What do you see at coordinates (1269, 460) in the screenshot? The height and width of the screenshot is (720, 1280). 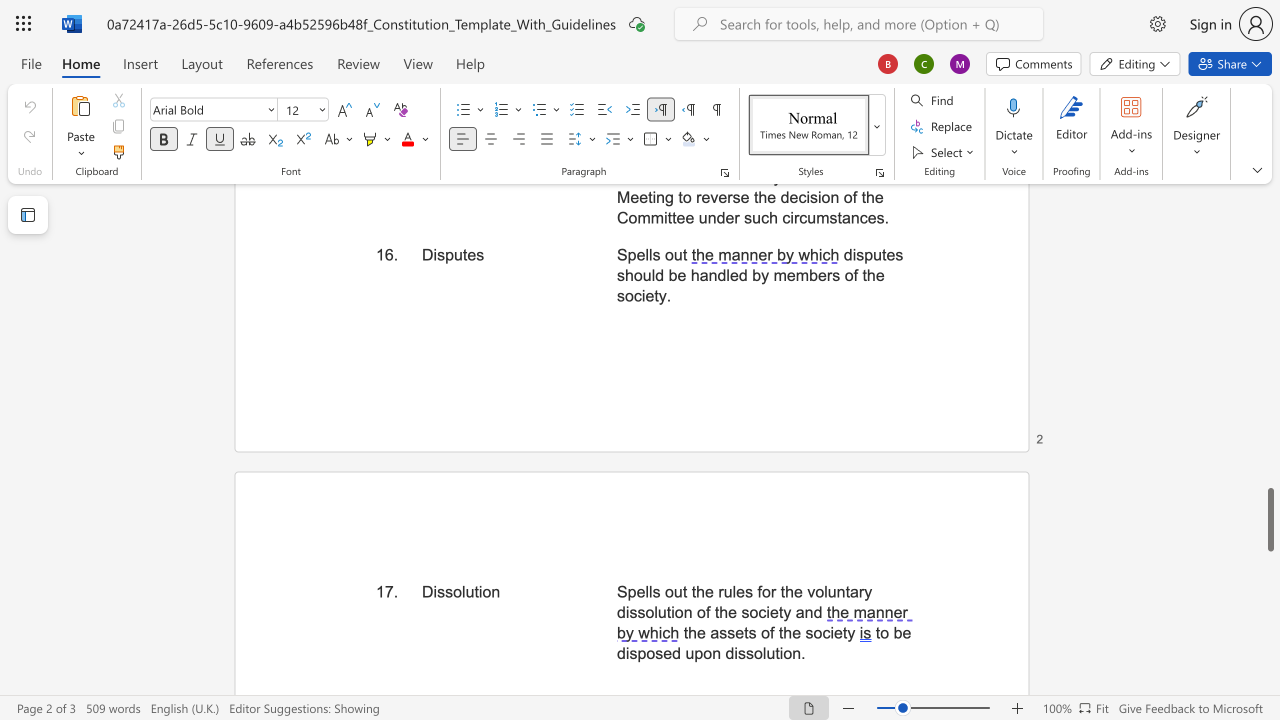 I see `the scrollbar on the right to shift the page higher` at bounding box center [1269, 460].